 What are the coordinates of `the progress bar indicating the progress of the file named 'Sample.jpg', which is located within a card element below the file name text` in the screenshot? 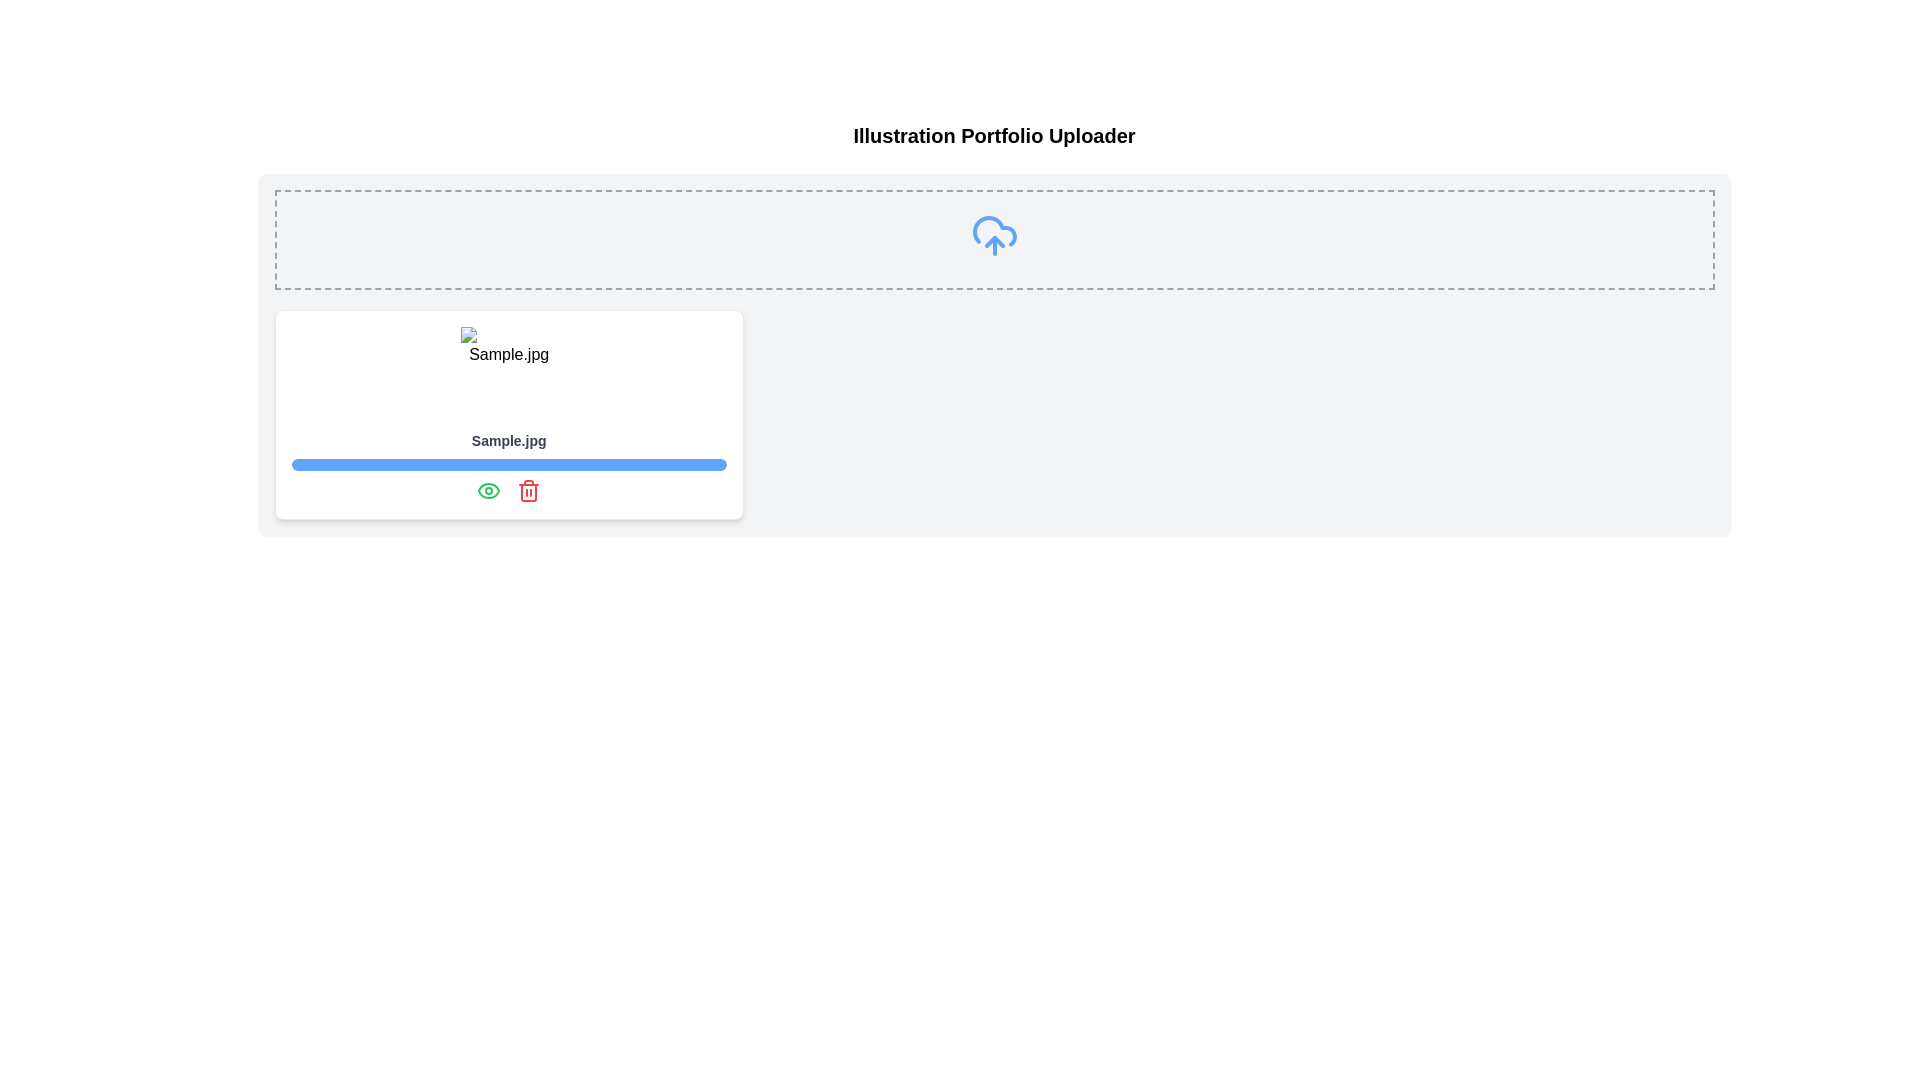 It's located at (509, 465).